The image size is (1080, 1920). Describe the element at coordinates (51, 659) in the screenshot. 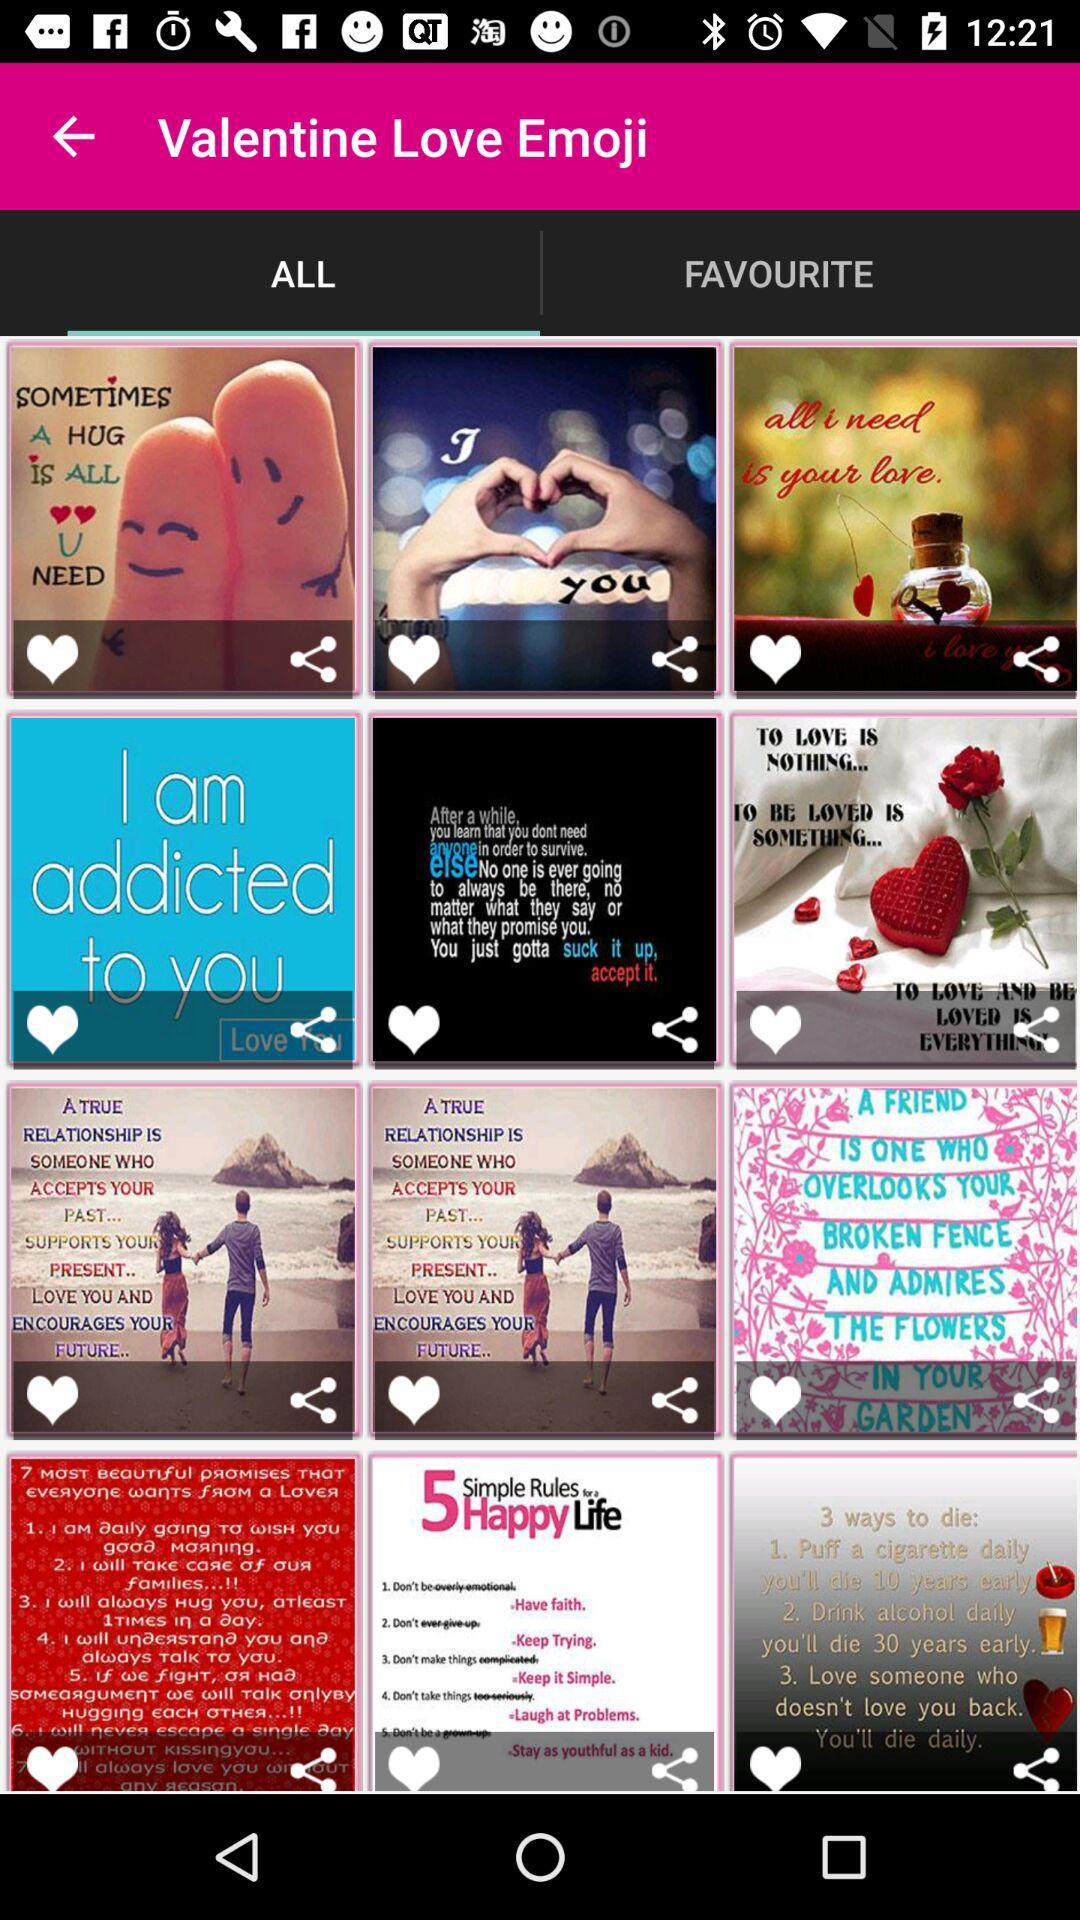

I see `like the picture` at that location.